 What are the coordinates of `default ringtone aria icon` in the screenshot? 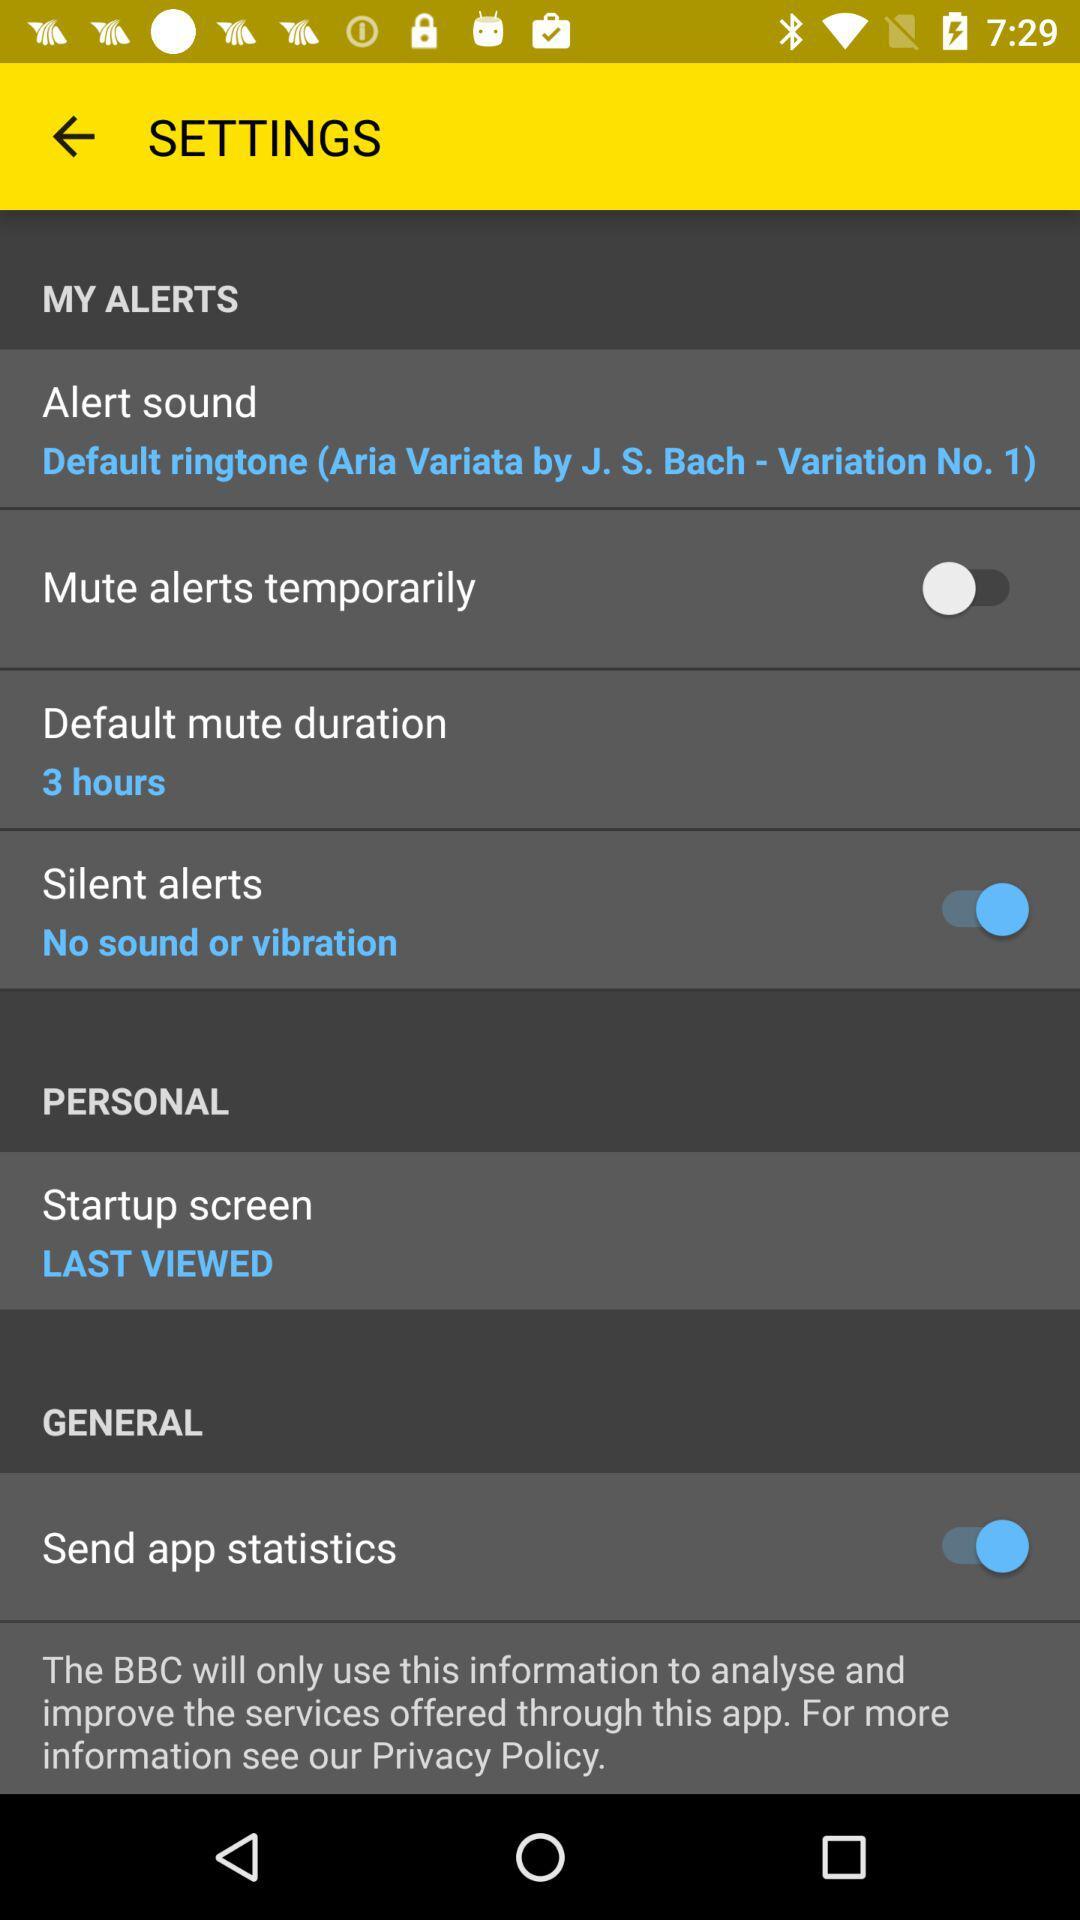 It's located at (538, 458).